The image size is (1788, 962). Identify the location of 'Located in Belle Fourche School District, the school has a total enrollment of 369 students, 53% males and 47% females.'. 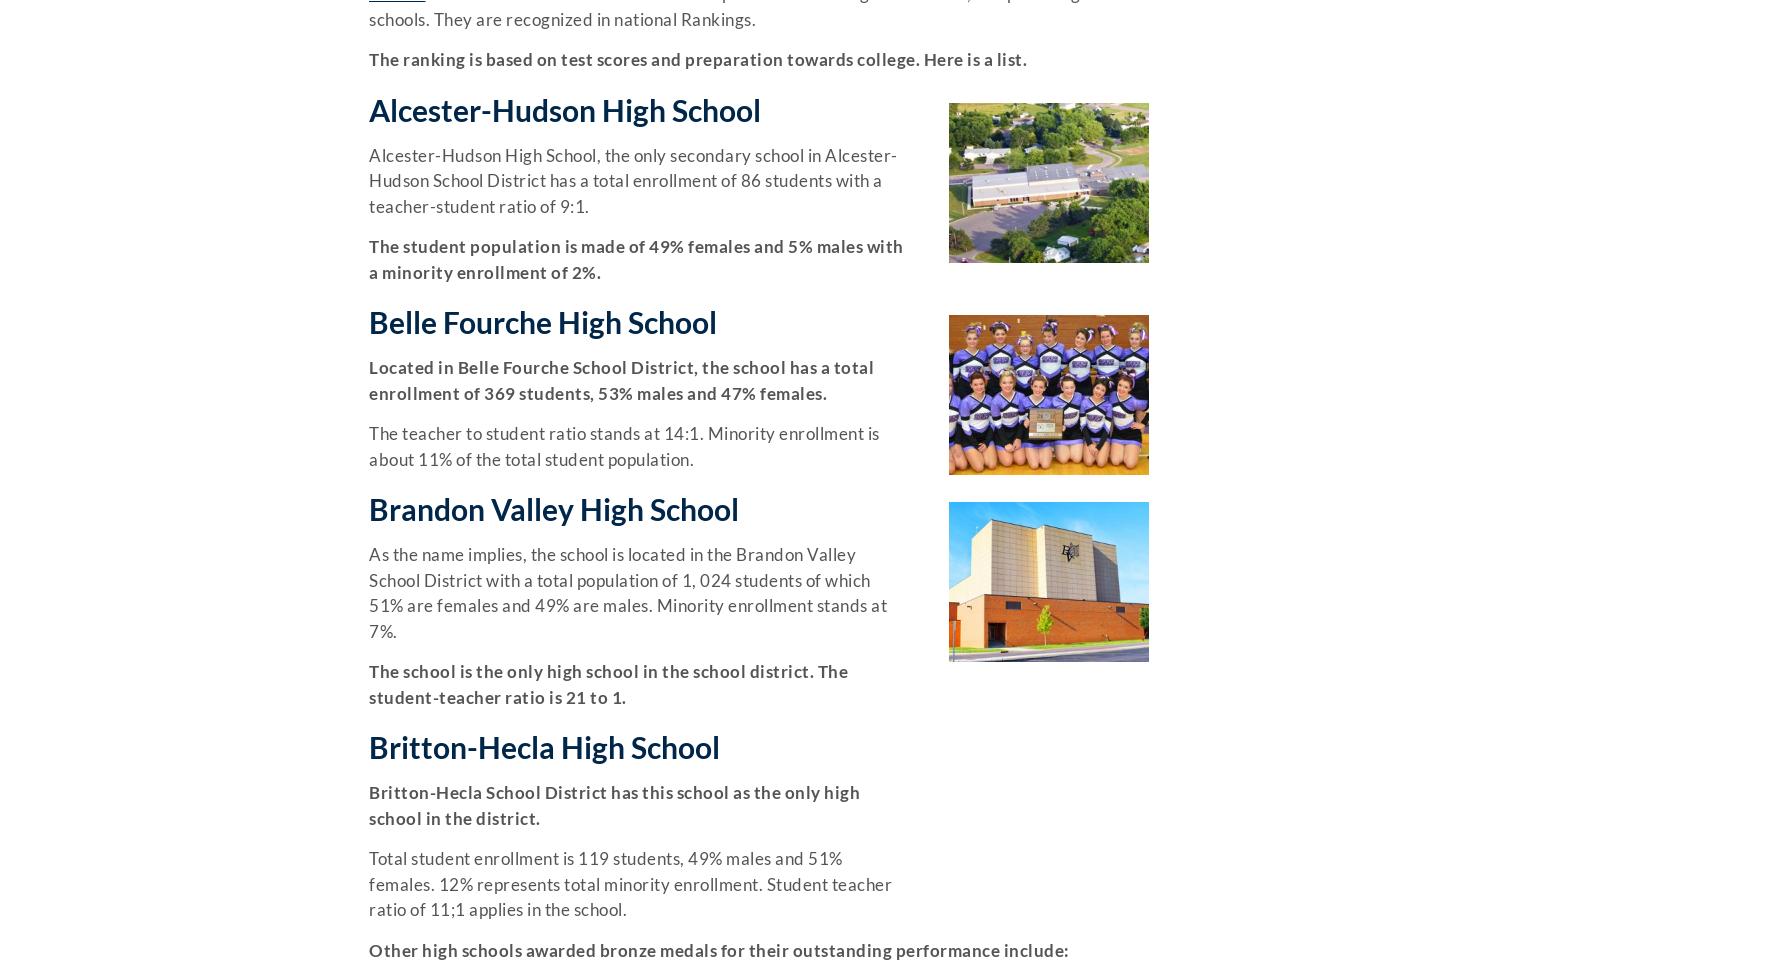
(621, 379).